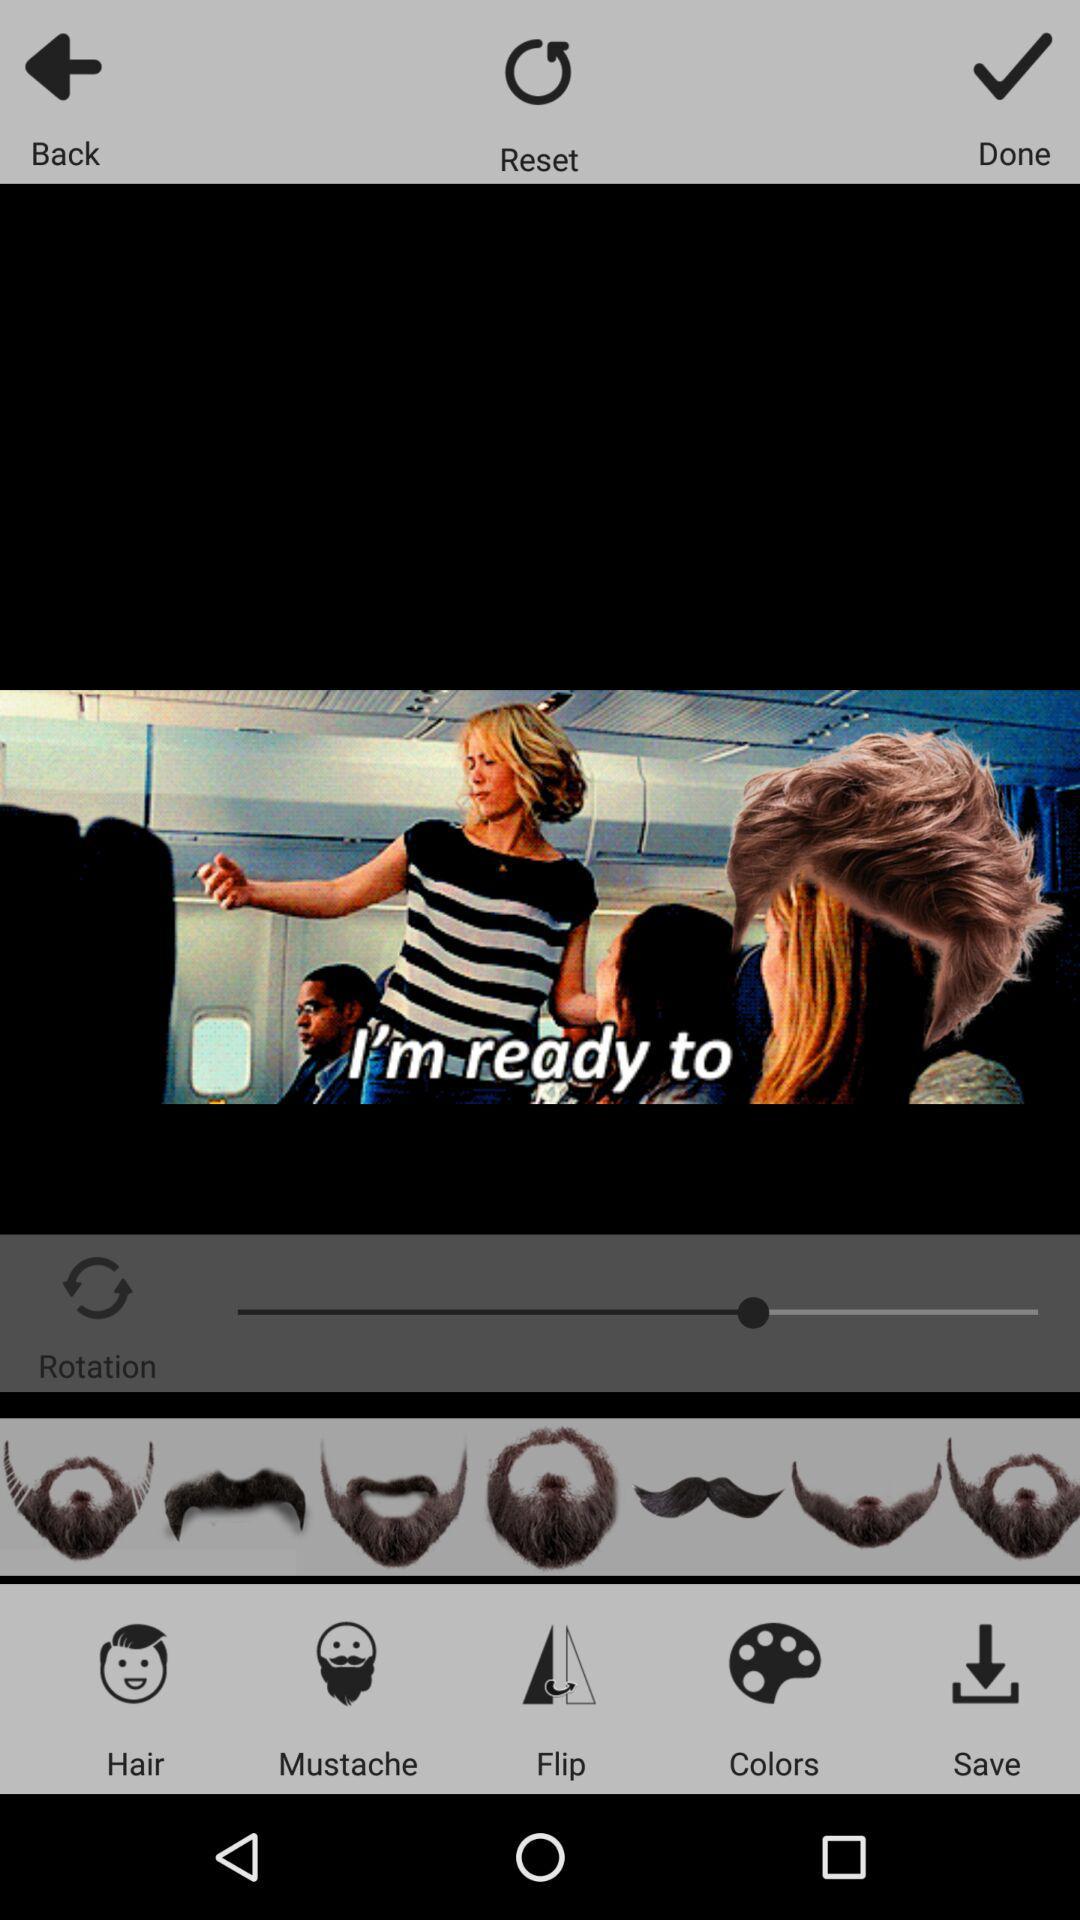  Describe the element at coordinates (538, 71) in the screenshot. I see `reset` at that location.